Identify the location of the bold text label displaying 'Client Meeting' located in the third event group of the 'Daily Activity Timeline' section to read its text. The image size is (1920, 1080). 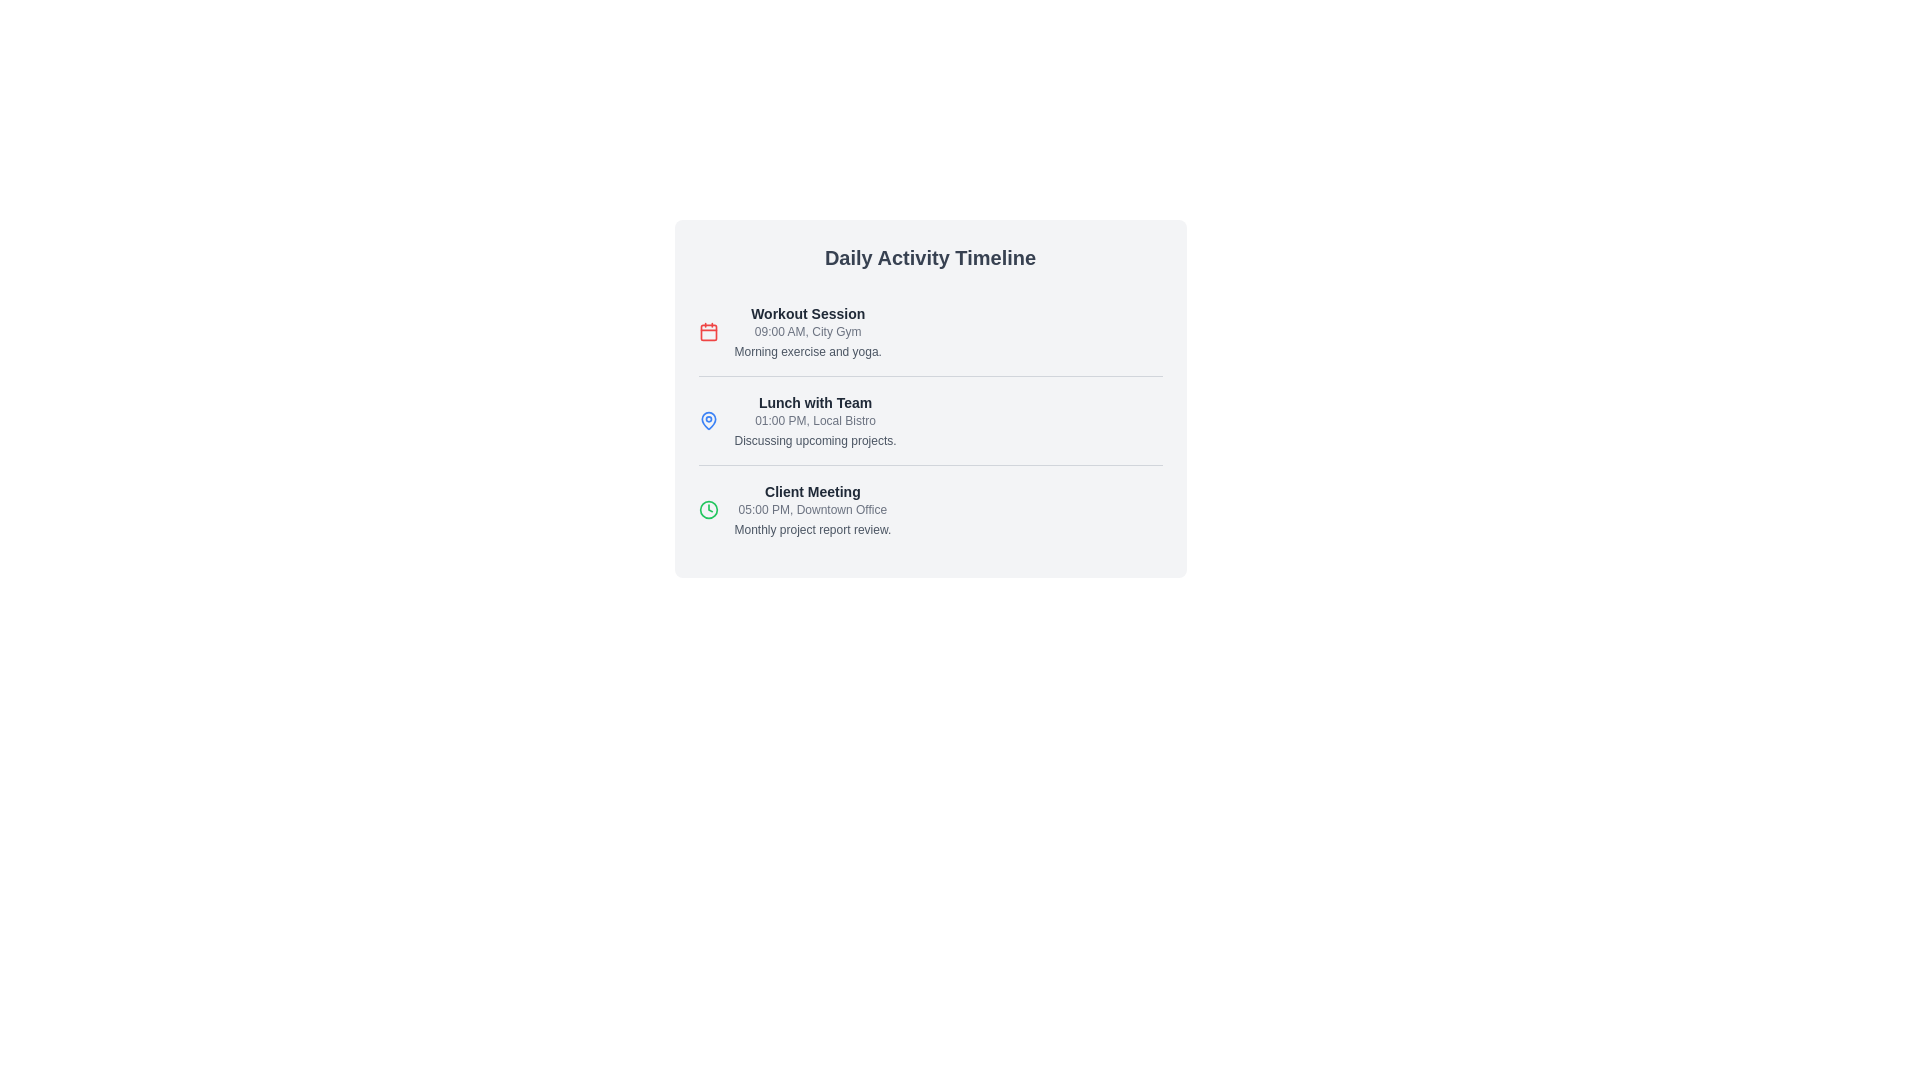
(812, 492).